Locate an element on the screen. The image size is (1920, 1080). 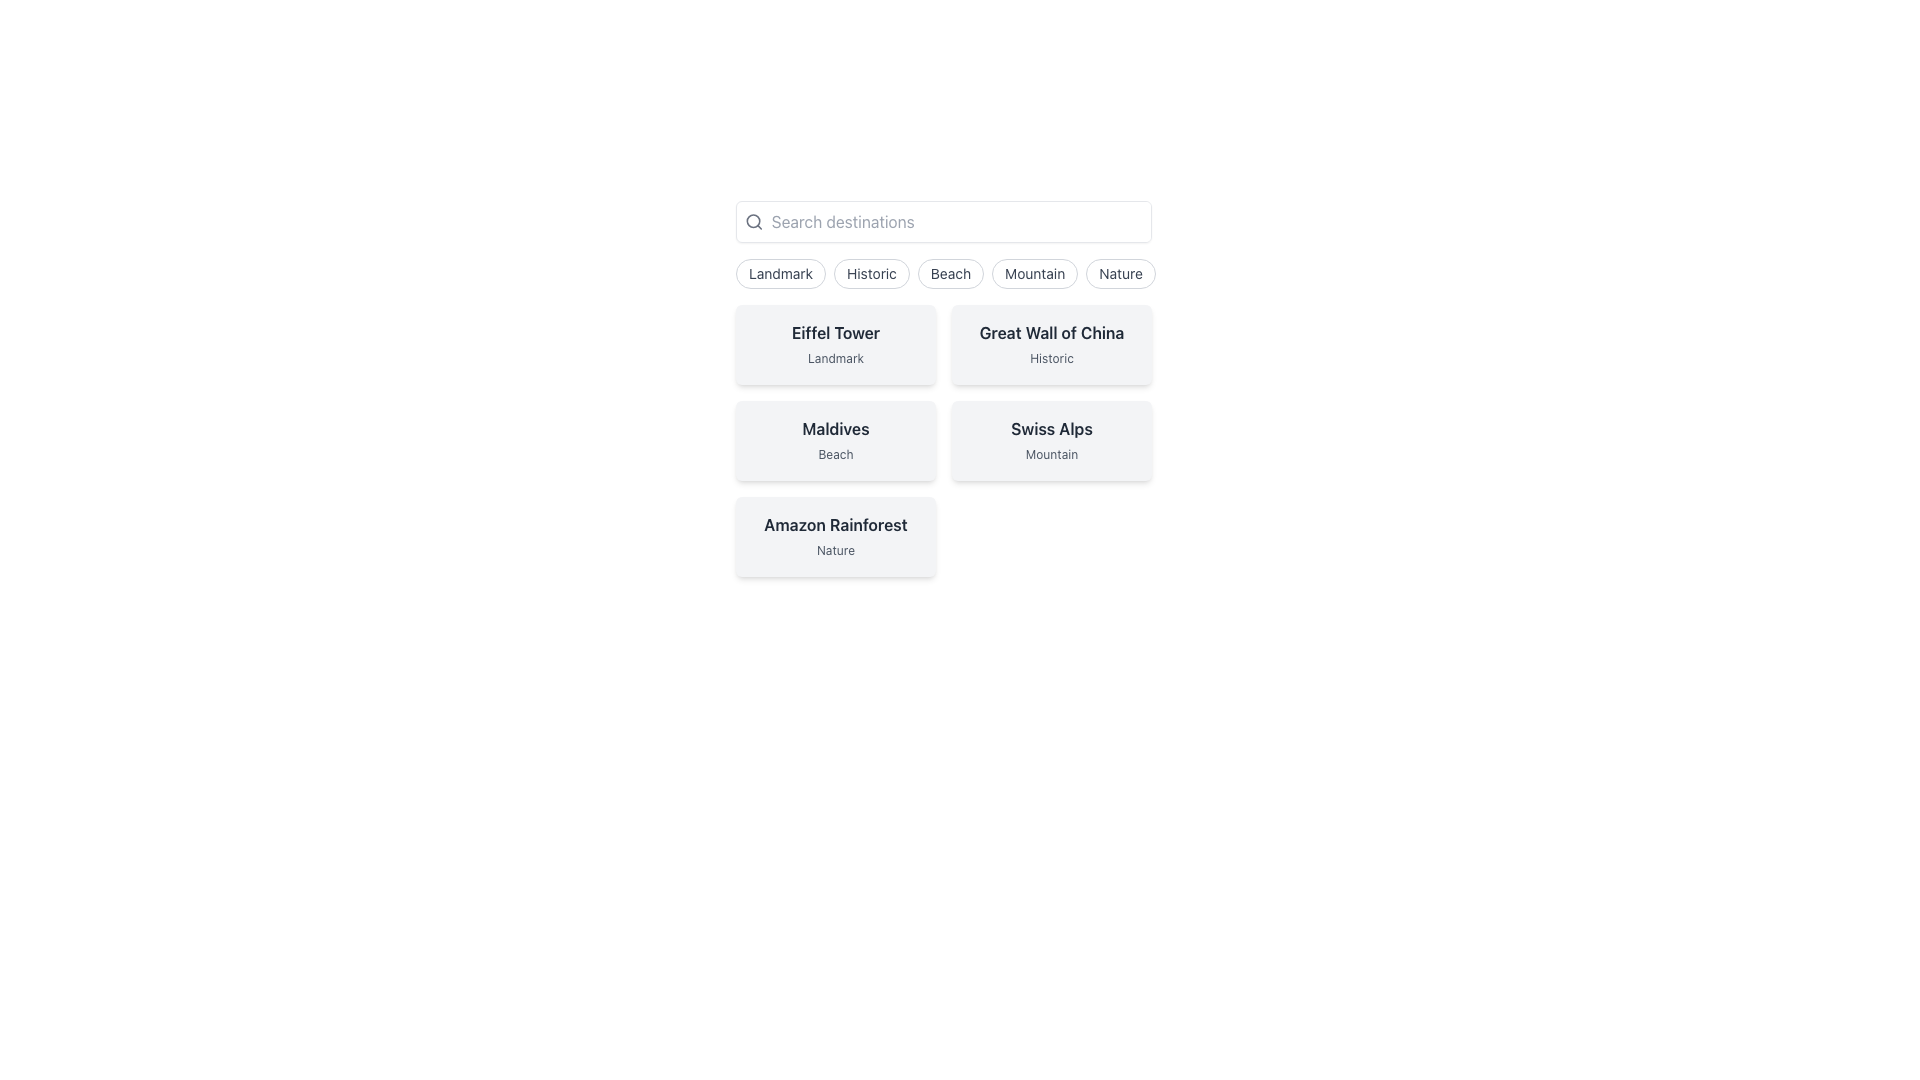
the 'Beach' button, which is a rounded rectangle with a white background and gray border, positioned below the search bar and between 'Historic' and 'Mountain' is located at coordinates (949, 273).